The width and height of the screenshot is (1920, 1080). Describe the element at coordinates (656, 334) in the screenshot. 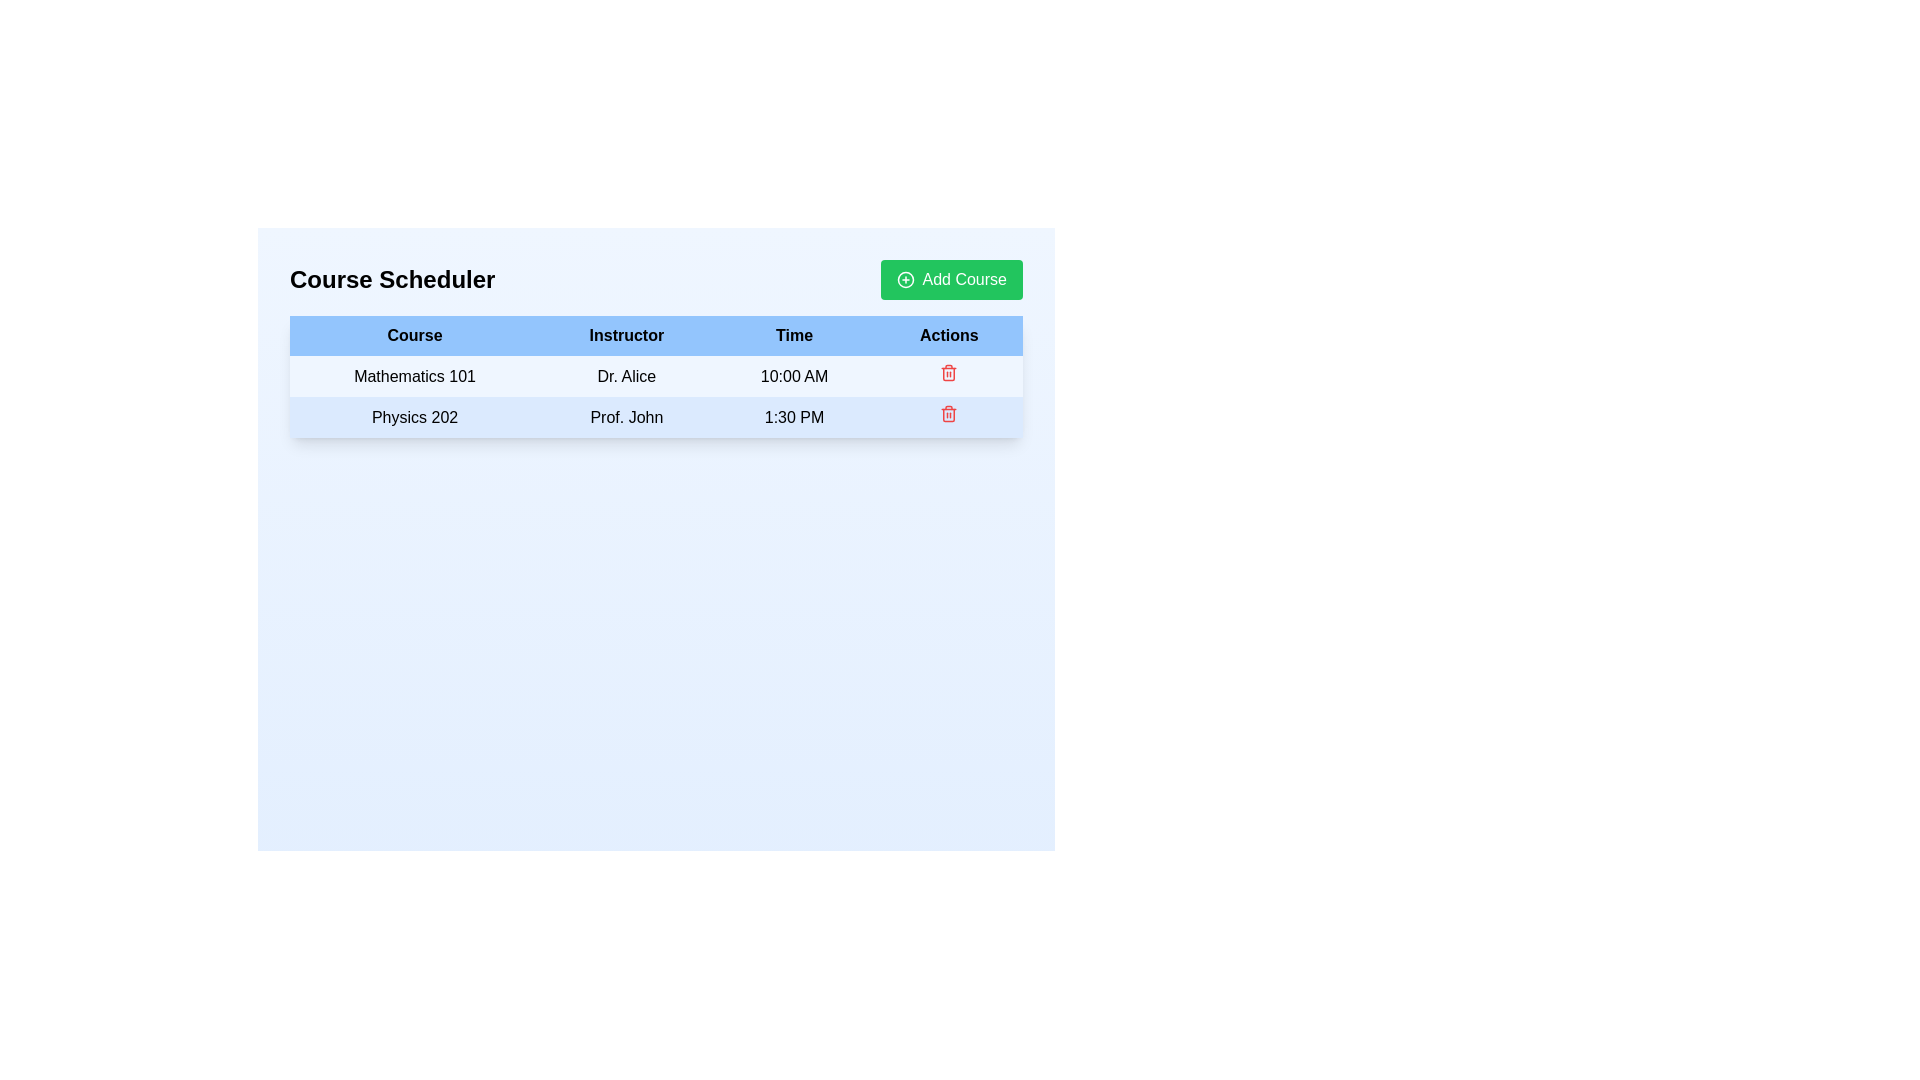

I see `the Table Header element that labels the columns for the course schedule (Course, Instructor, Time, Actions) located at the top of the table in the main content area` at that location.